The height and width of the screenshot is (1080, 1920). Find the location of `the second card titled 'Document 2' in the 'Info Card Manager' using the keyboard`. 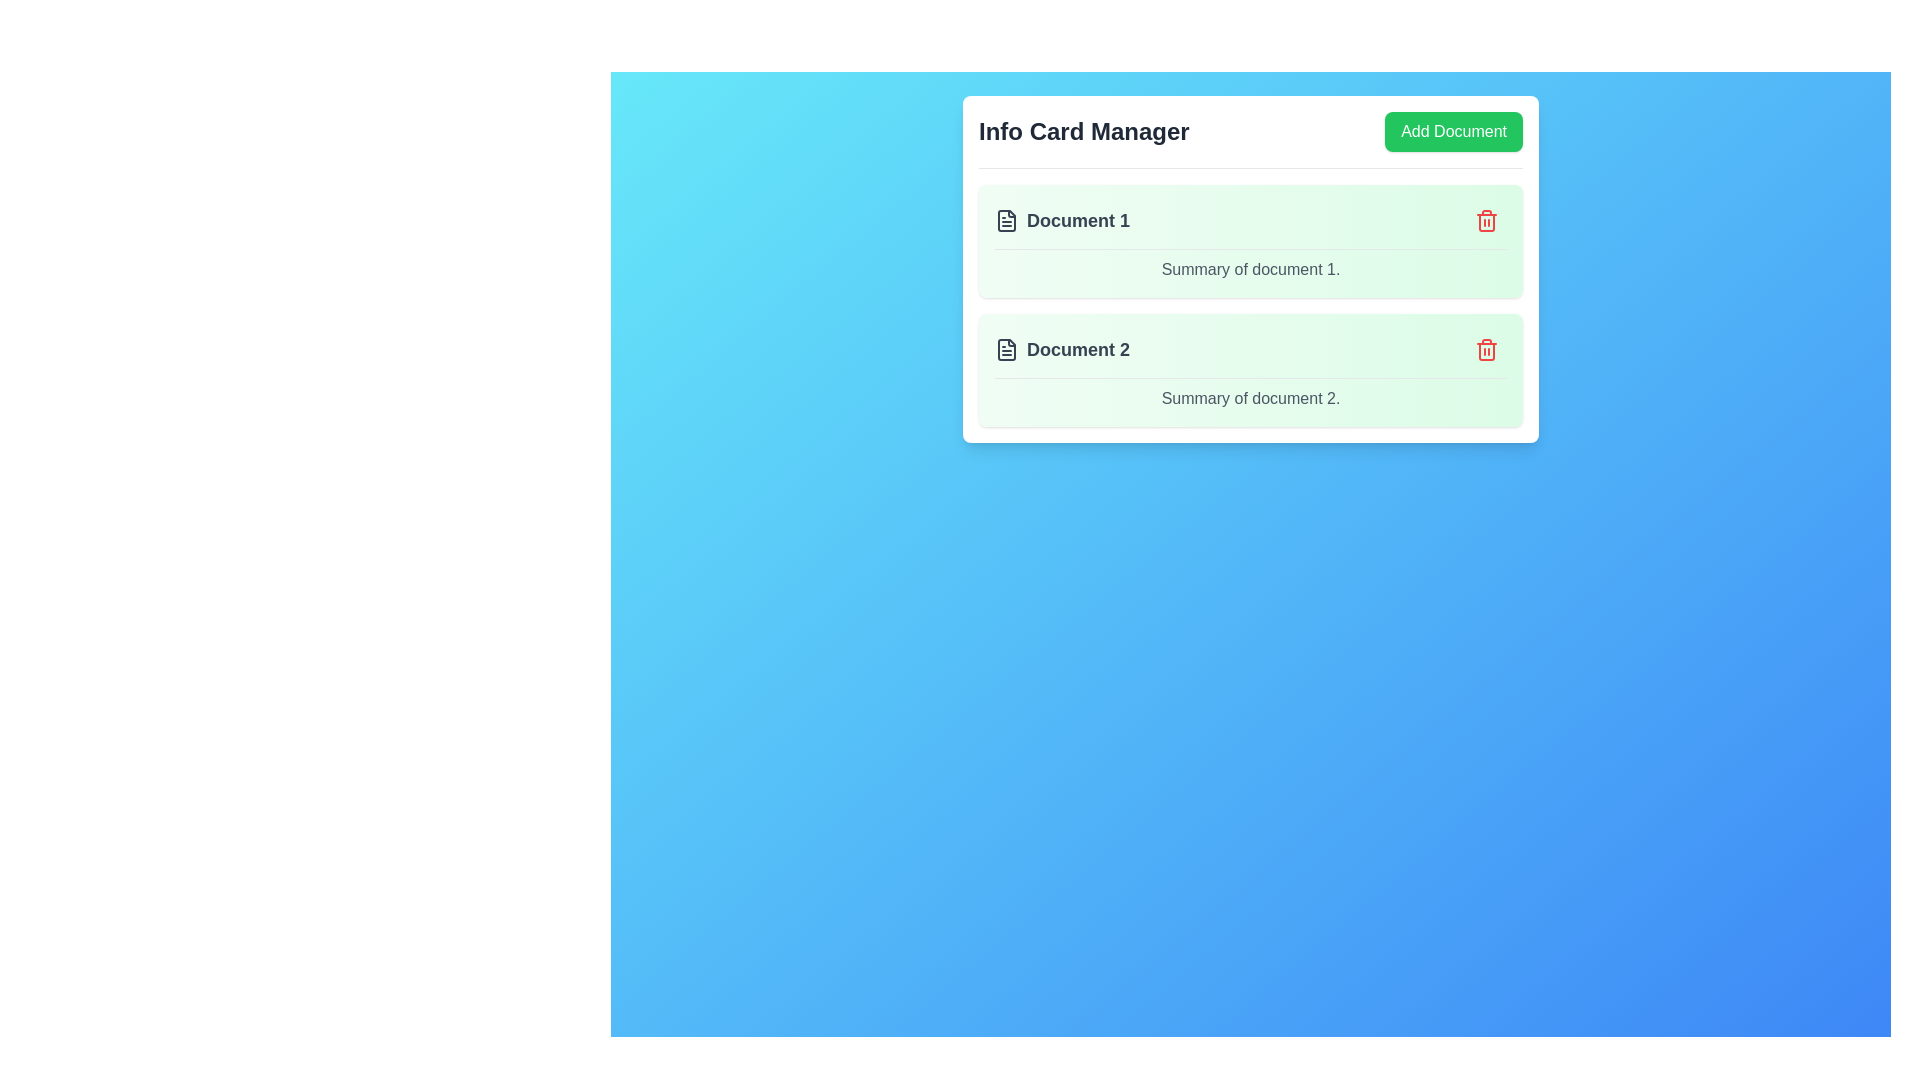

the second card titled 'Document 2' in the 'Info Card Manager' using the keyboard is located at coordinates (1250, 353).